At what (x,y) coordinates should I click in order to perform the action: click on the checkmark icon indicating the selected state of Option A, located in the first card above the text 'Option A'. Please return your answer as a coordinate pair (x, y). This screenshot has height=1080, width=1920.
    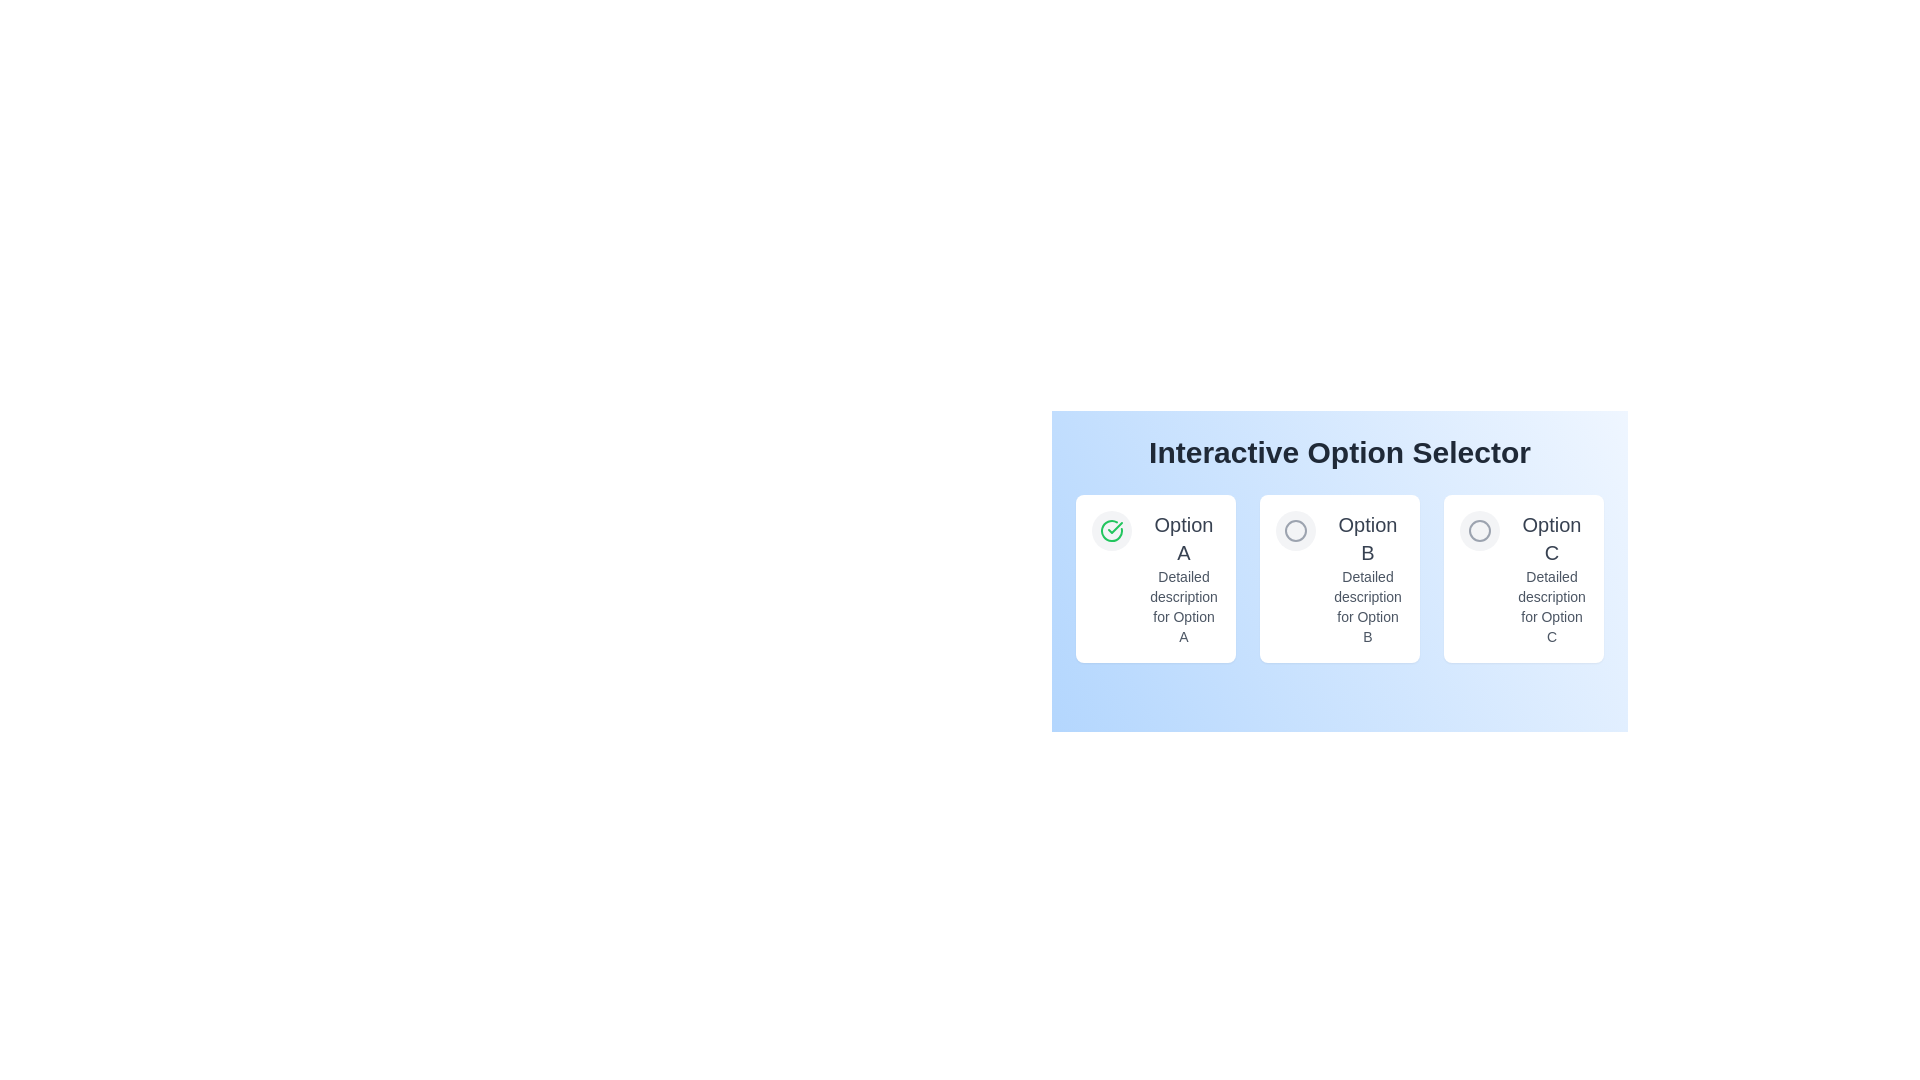
    Looking at the image, I should click on (1111, 530).